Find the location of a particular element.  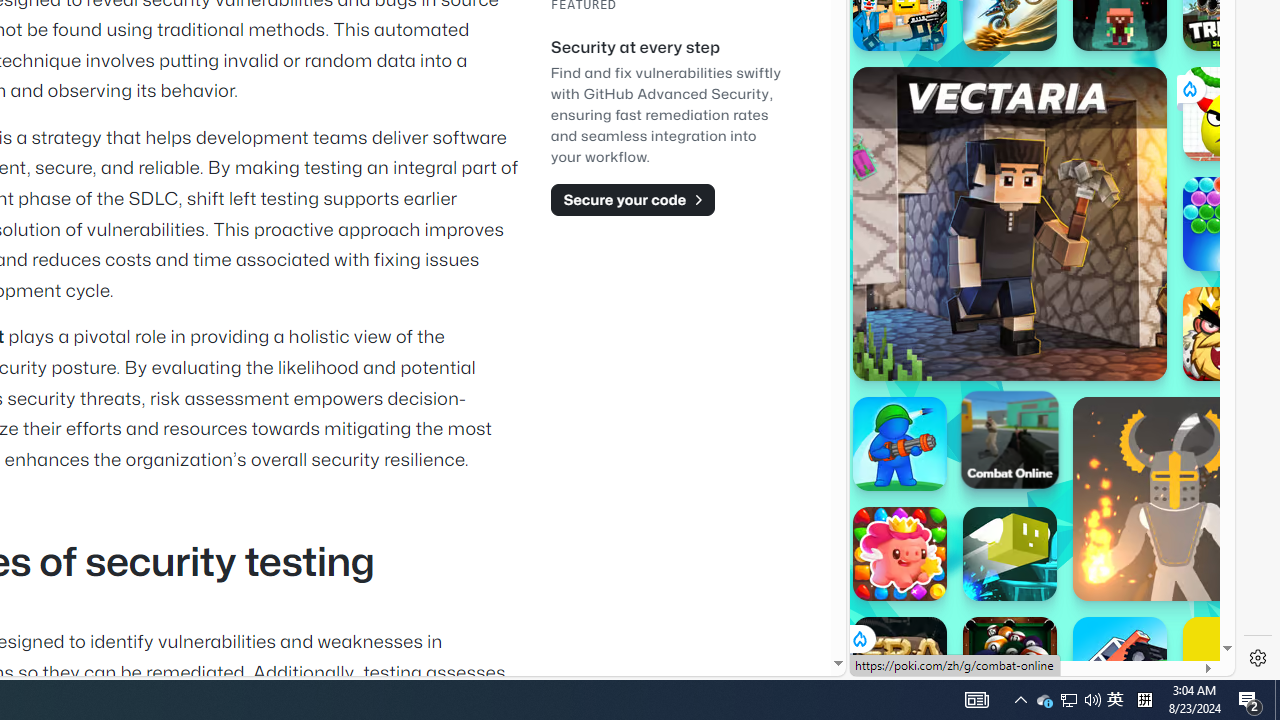

'Match Arena Match Arena' is located at coordinates (898, 554).